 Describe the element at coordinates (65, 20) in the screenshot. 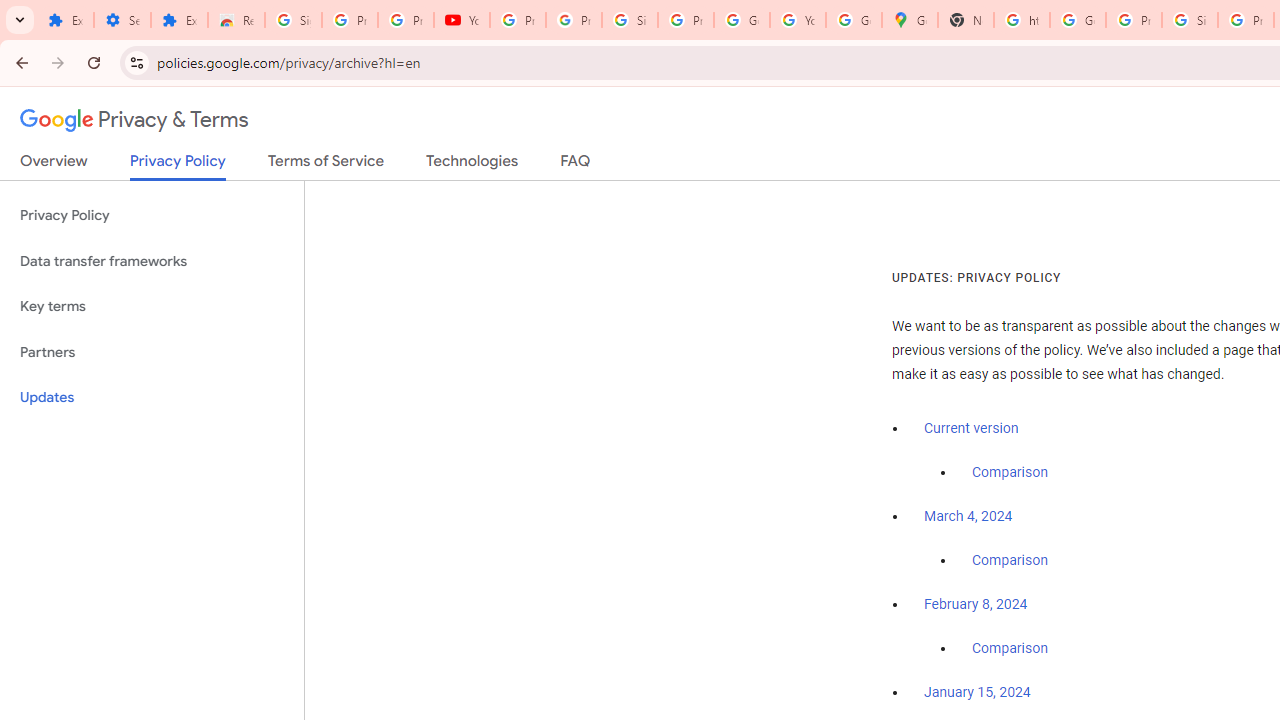

I see `'Extensions'` at that location.